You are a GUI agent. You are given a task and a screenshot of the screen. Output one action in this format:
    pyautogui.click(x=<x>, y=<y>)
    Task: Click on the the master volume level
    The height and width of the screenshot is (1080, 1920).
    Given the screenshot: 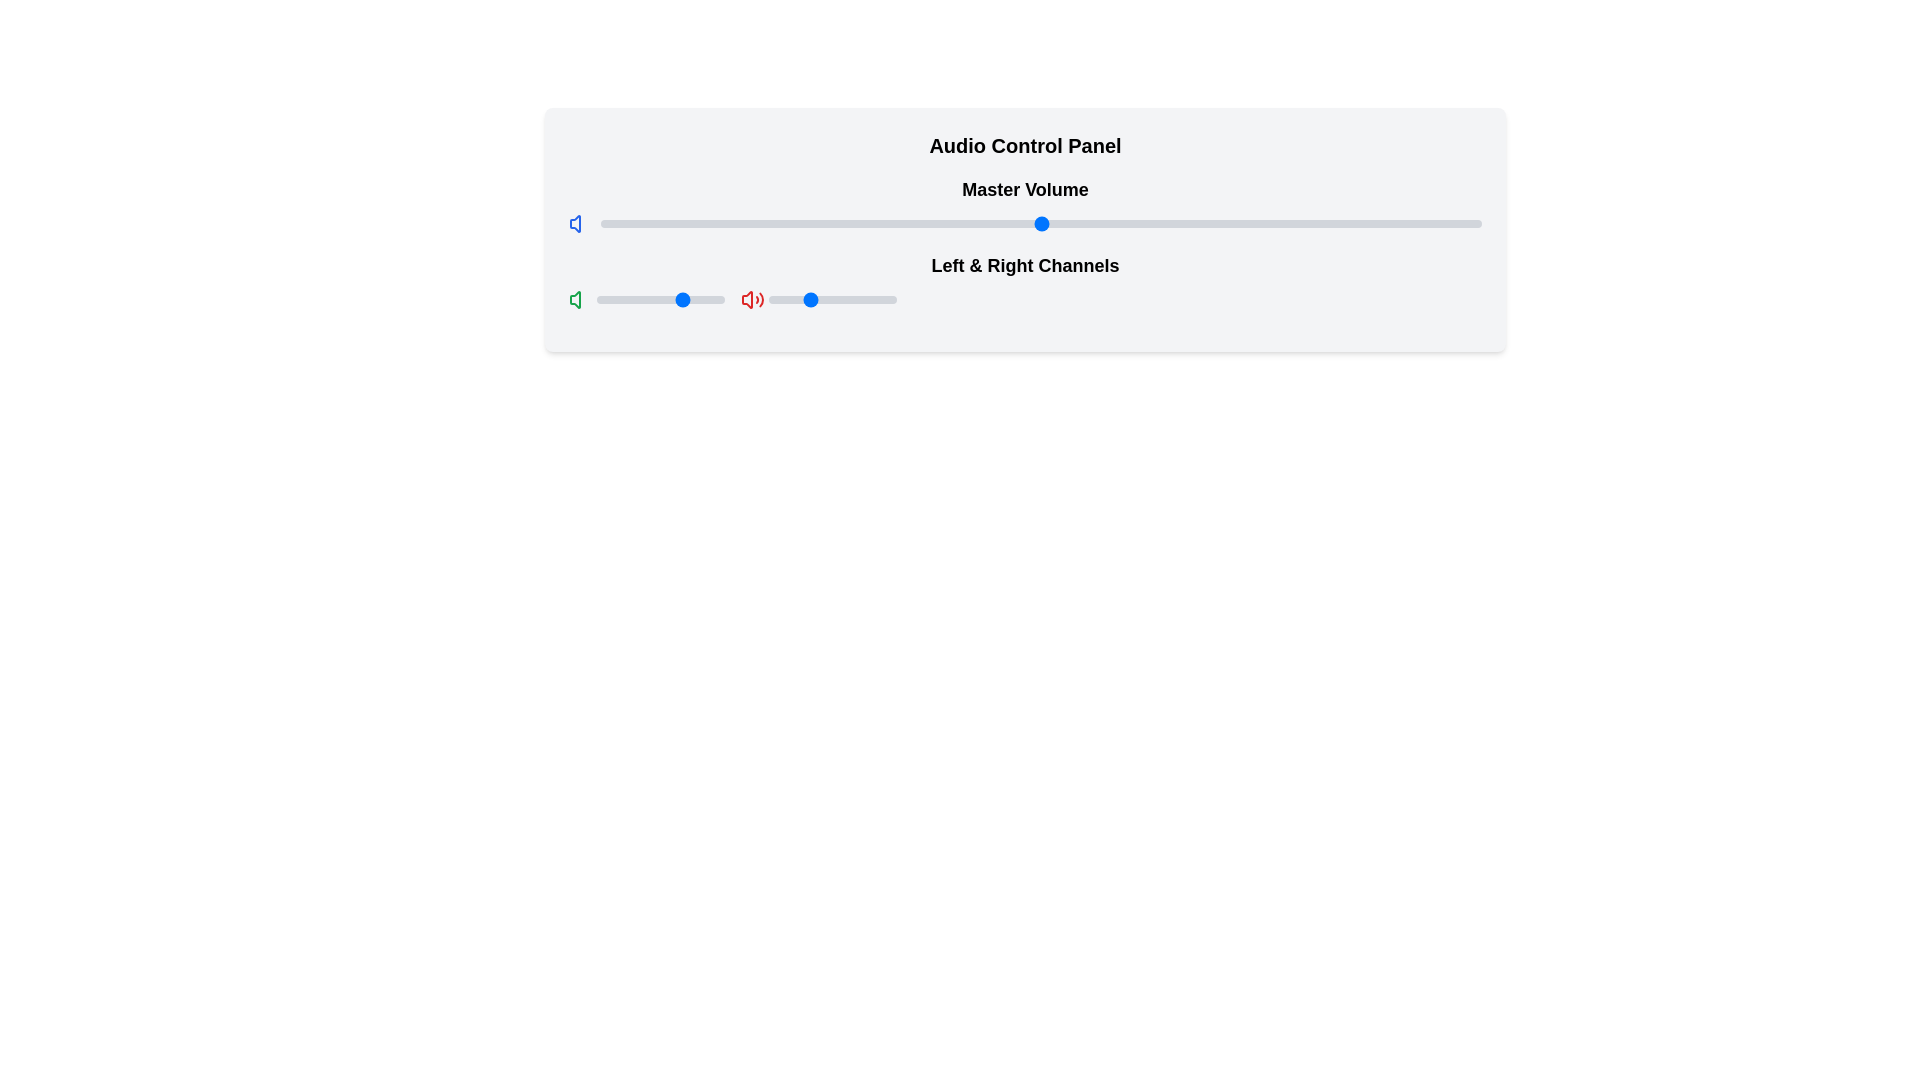 What is the action you would take?
    pyautogui.click(x=874, y=223)
    